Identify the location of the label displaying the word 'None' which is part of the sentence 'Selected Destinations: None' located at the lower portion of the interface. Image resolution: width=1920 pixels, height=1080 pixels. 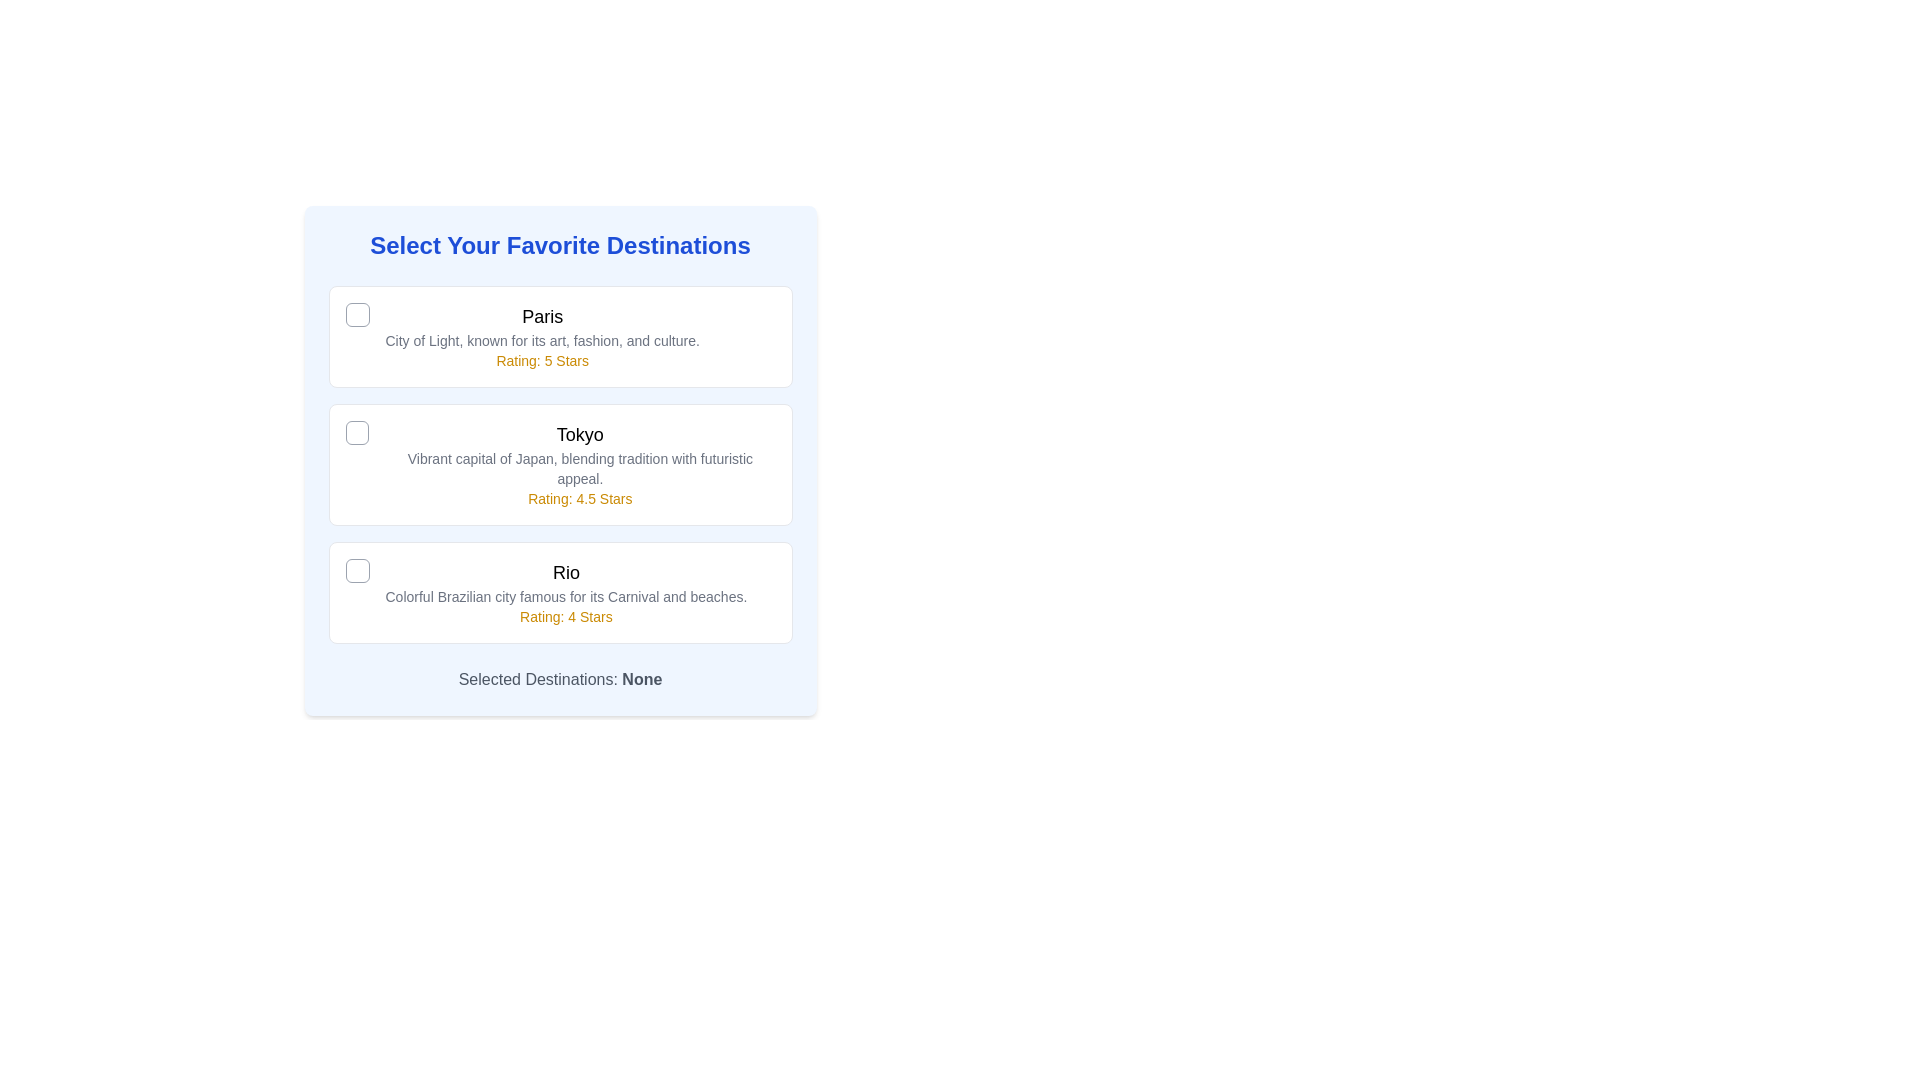
(642, 678).